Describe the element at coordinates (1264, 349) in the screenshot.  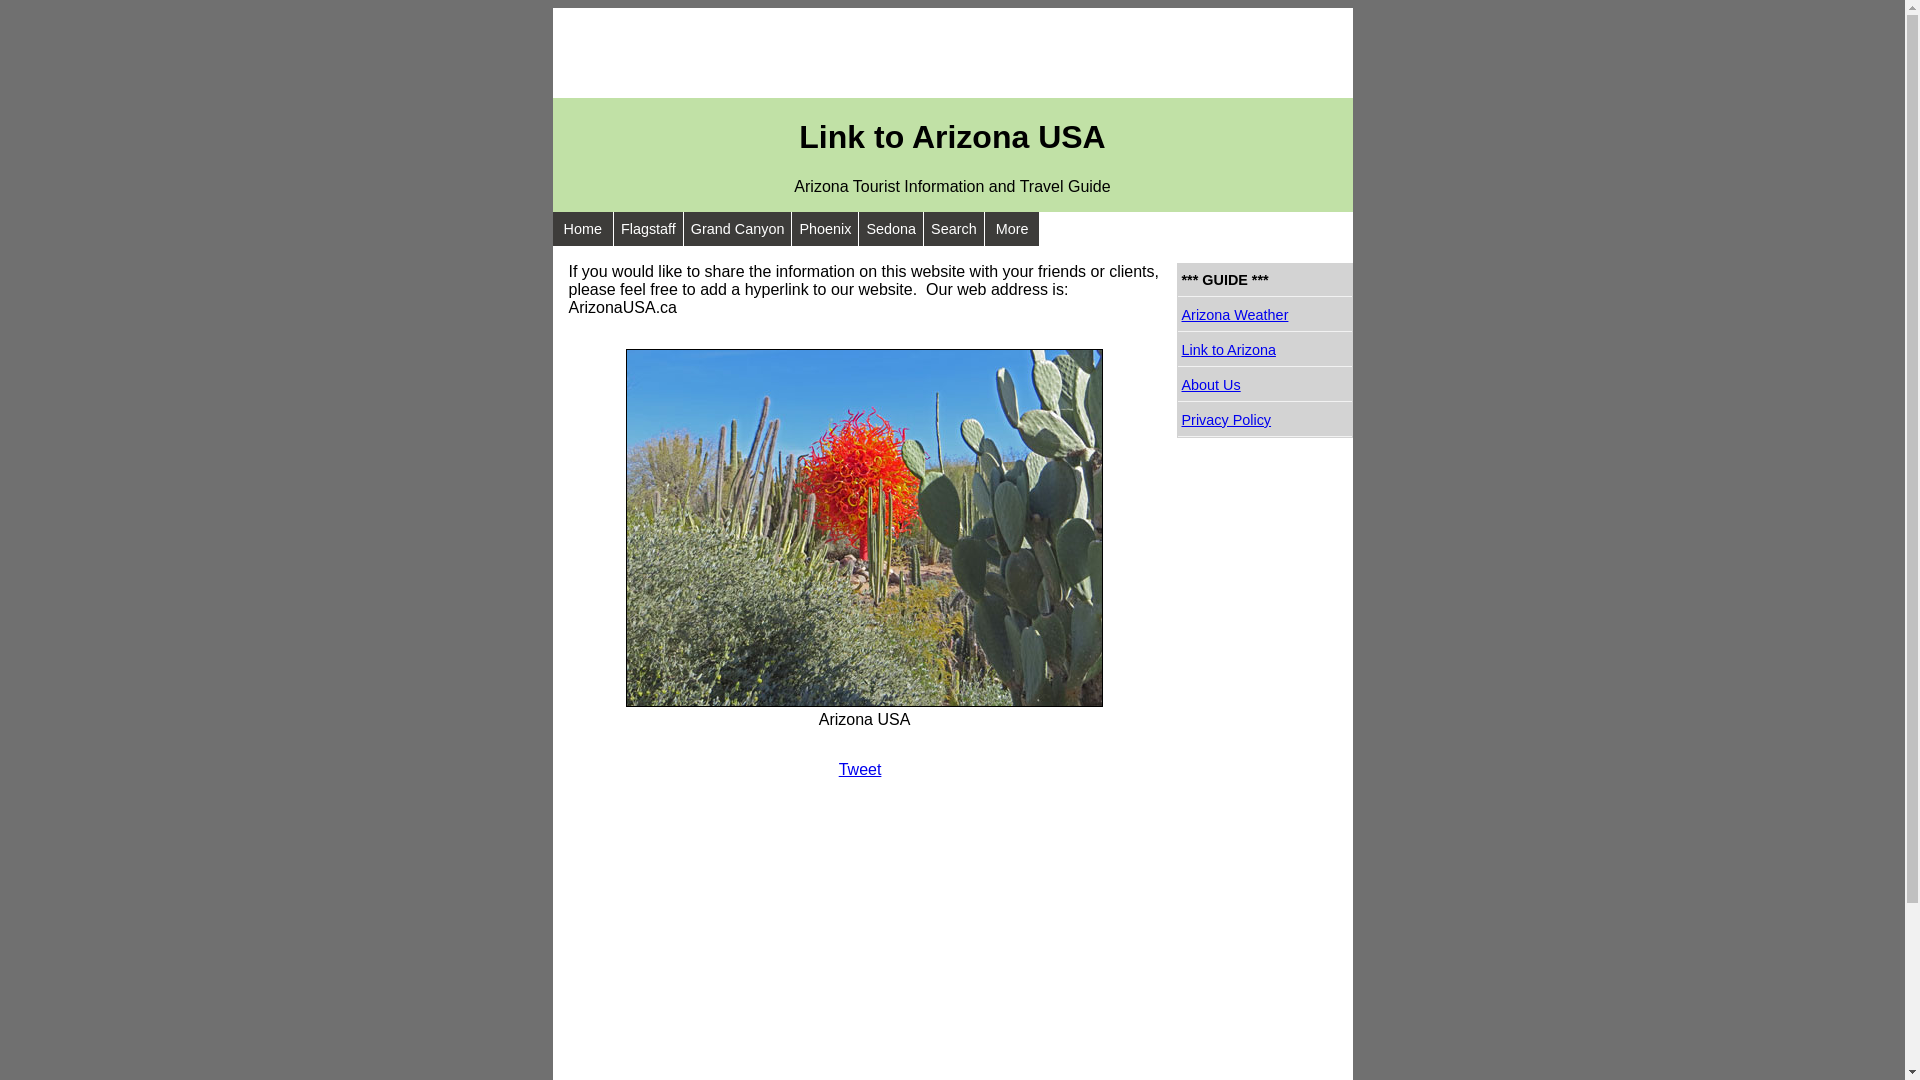
I see `'Link to Arizona'` at that location.